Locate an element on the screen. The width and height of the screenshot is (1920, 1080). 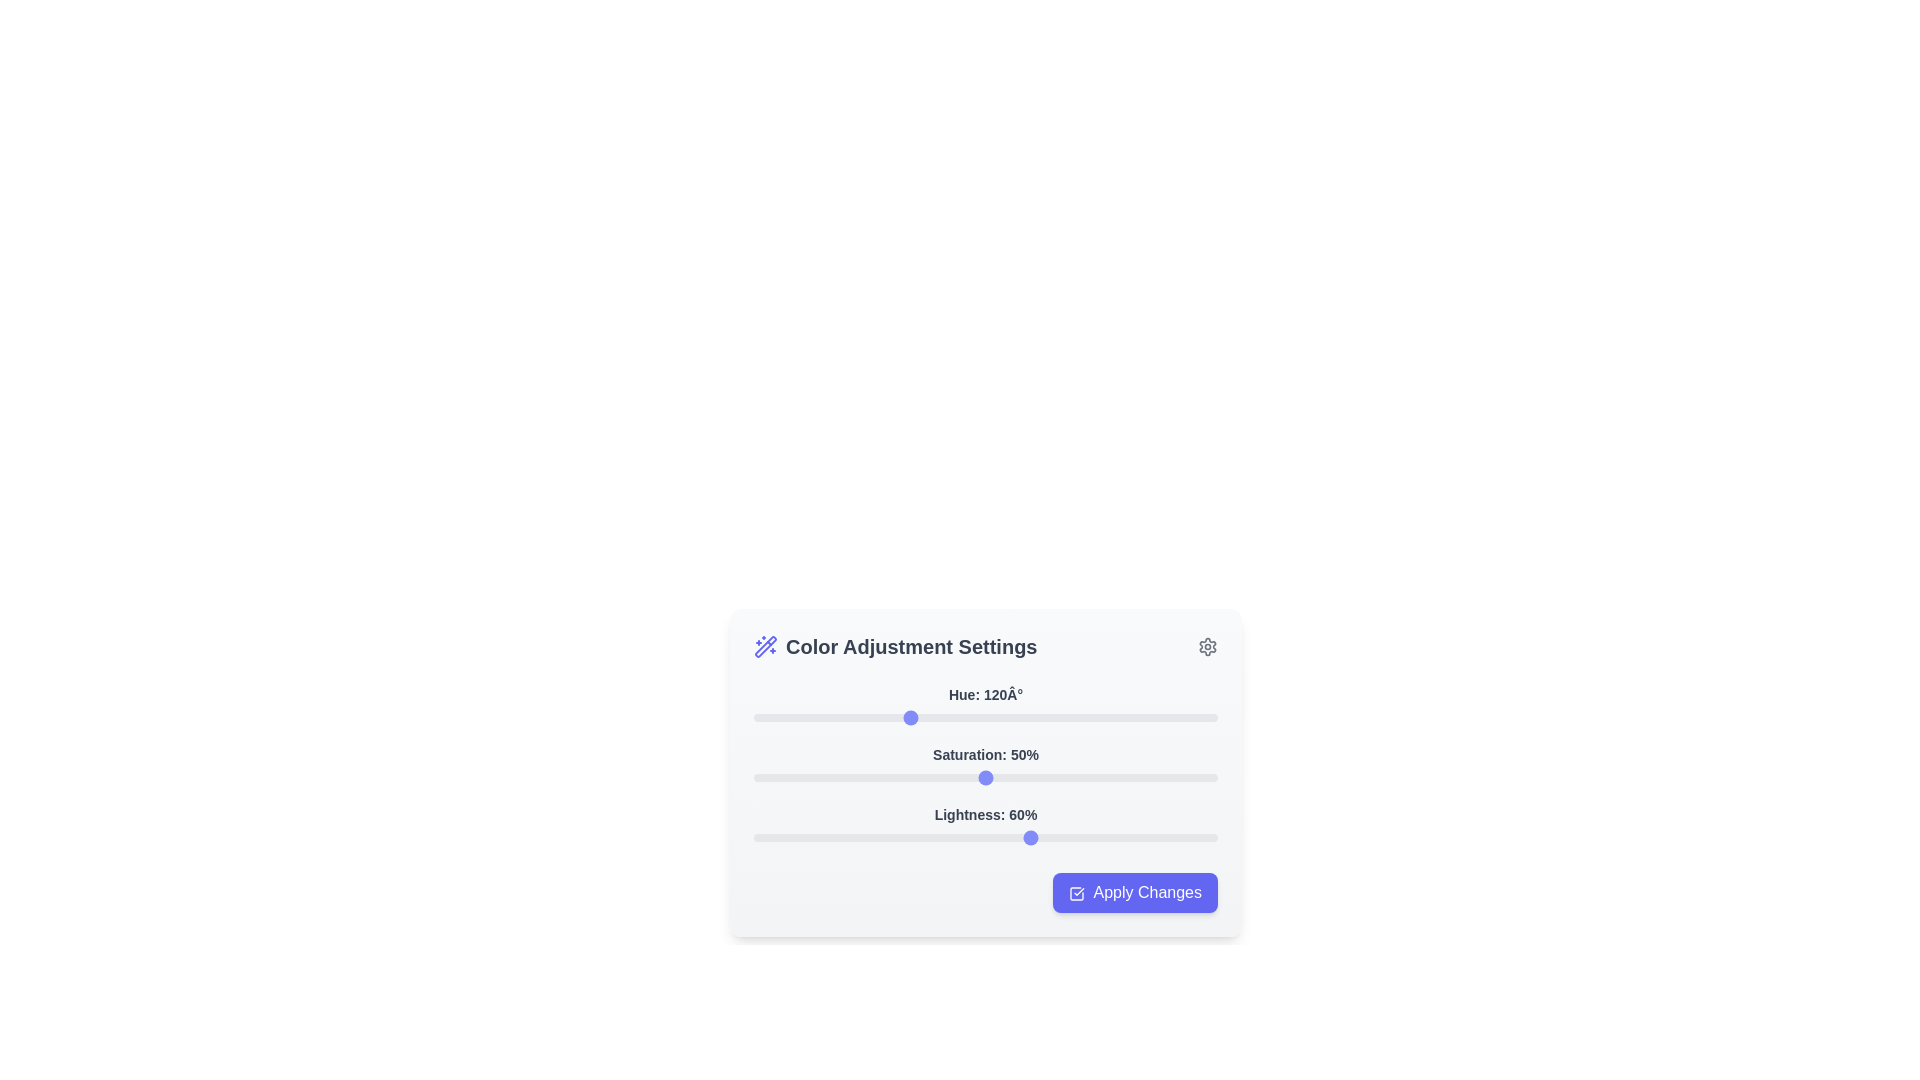
the prominent button located at the bottom-right corner of the 'Color Adjustment Settings' modal to apply changes made to settings such as hue, saturation, or lightness is located at coordinates (1135, 892).